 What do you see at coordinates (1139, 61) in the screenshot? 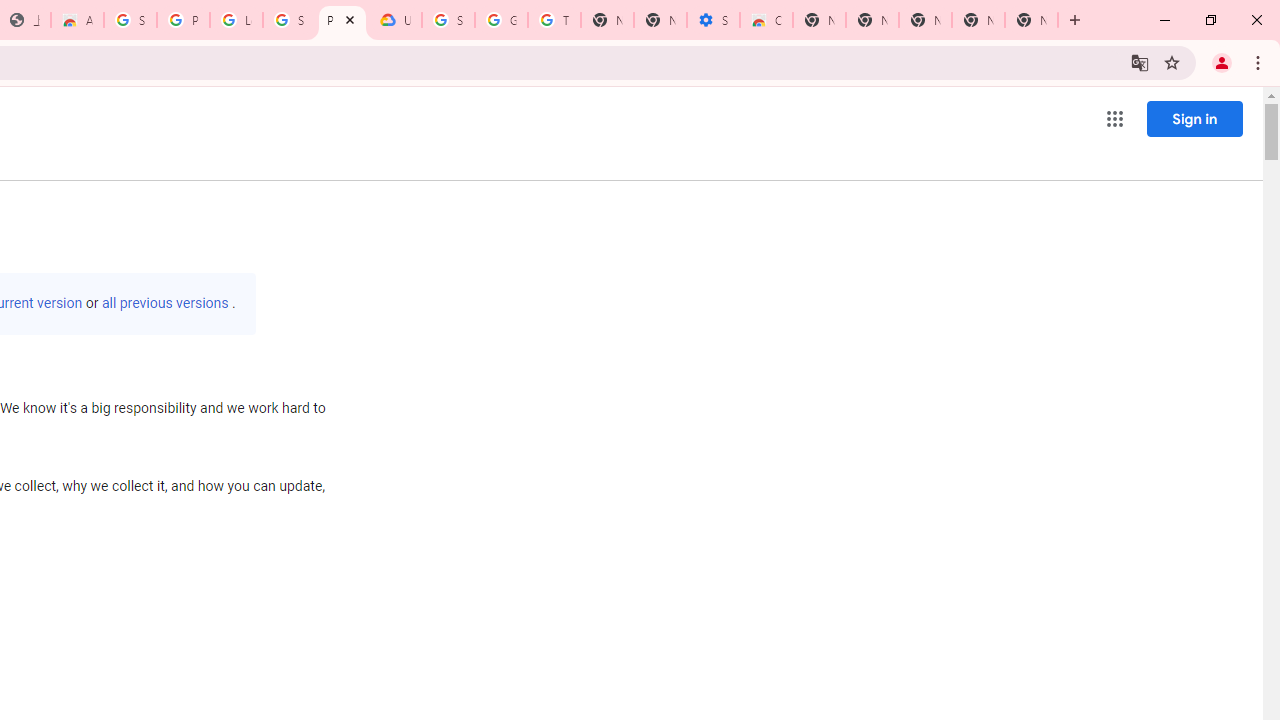
I see `'Translate this page'` at bounding box center [1139, 61].